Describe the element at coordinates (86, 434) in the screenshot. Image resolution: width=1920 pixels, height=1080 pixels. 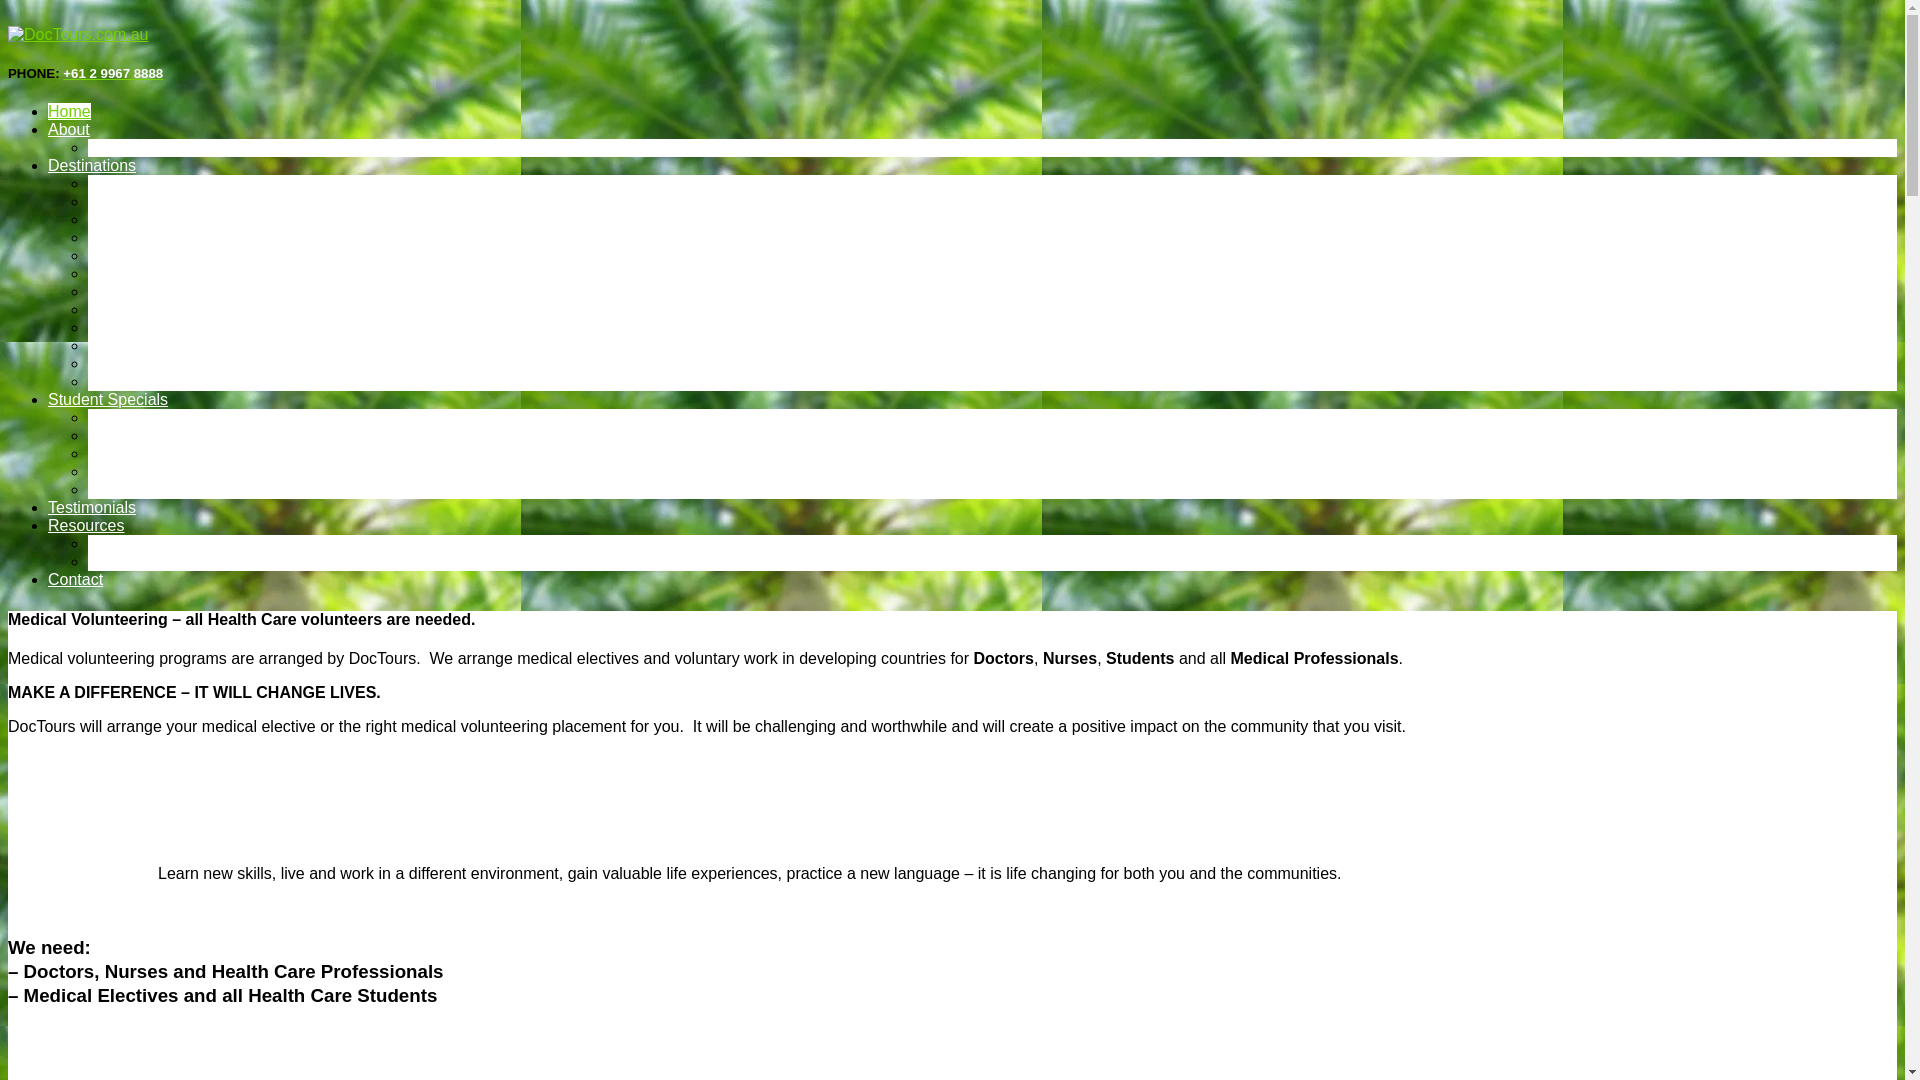
I see `'Nepal for students'` at that location.